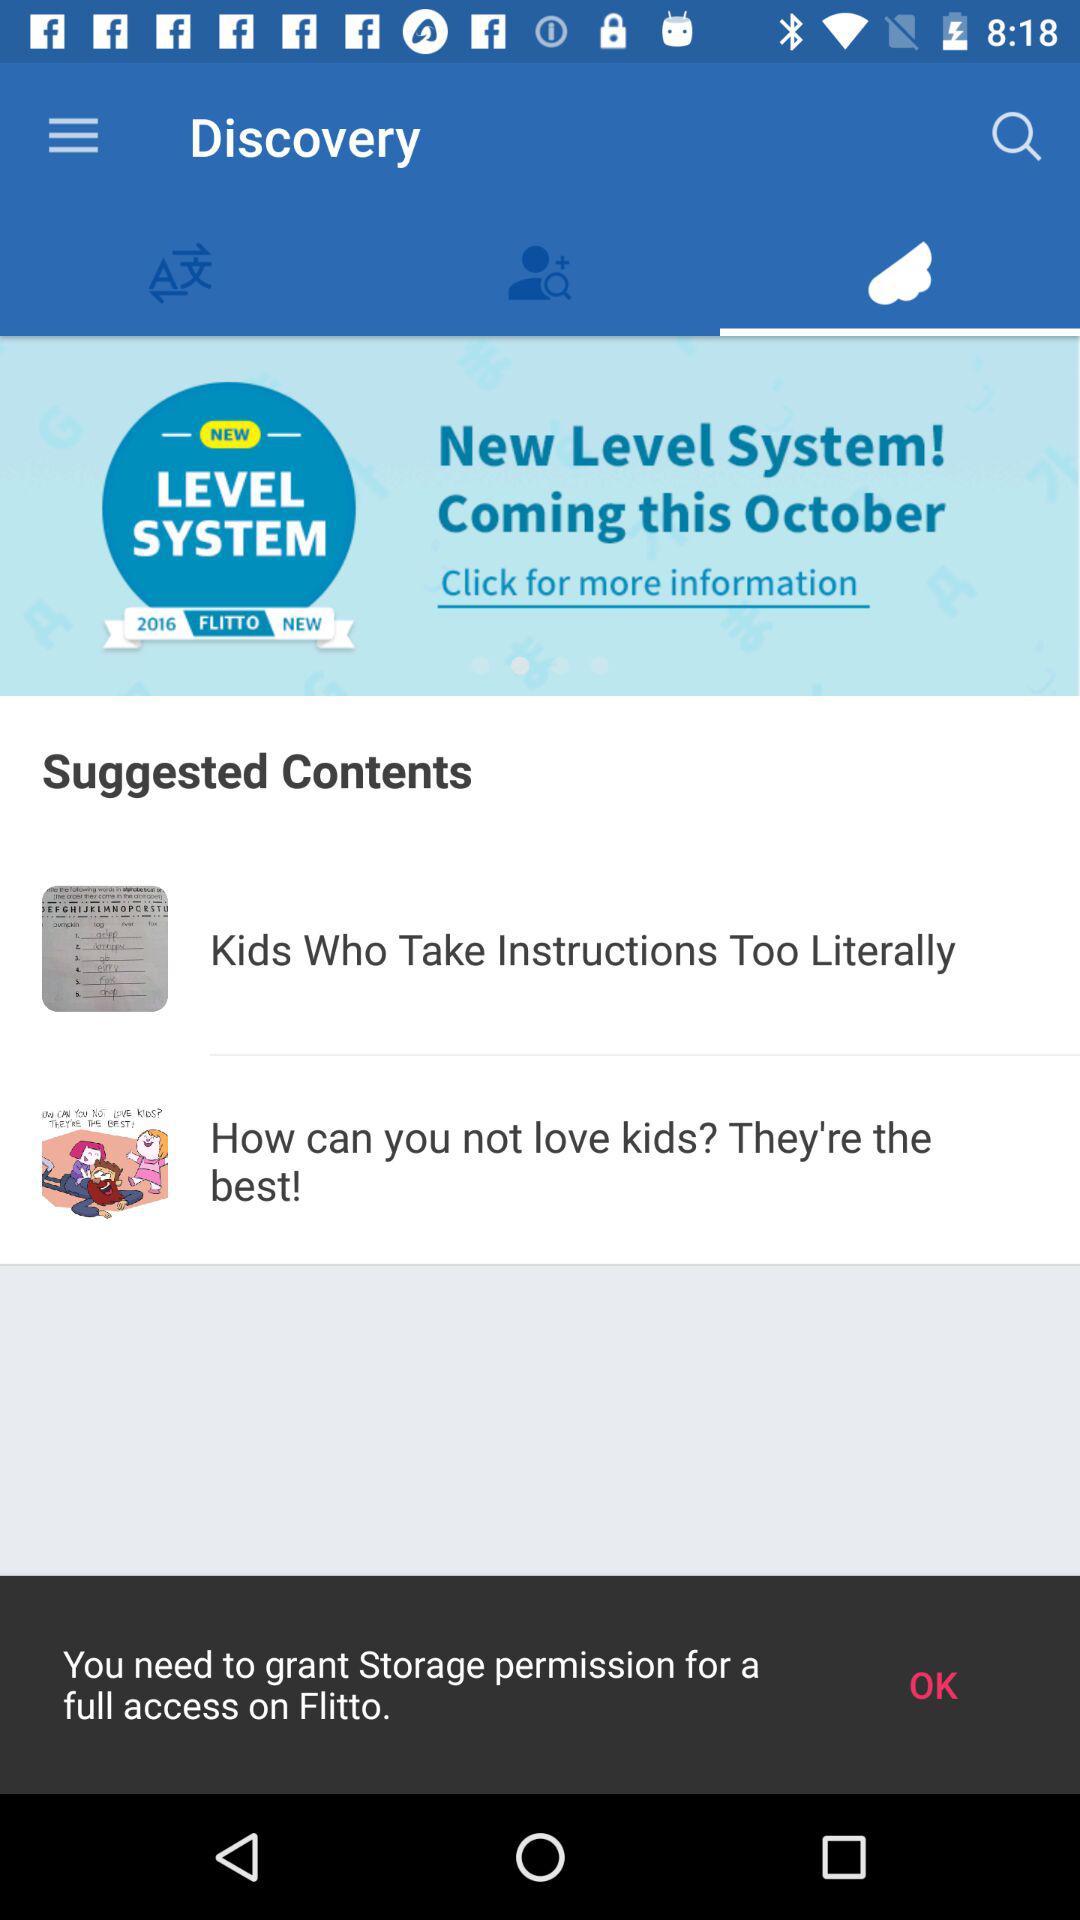 The width and height of the screenshot is (1080, 1920). Describe the element at coordinates (104, 1161) in the screenshot. I see `the icon next to how can you app` at that location.